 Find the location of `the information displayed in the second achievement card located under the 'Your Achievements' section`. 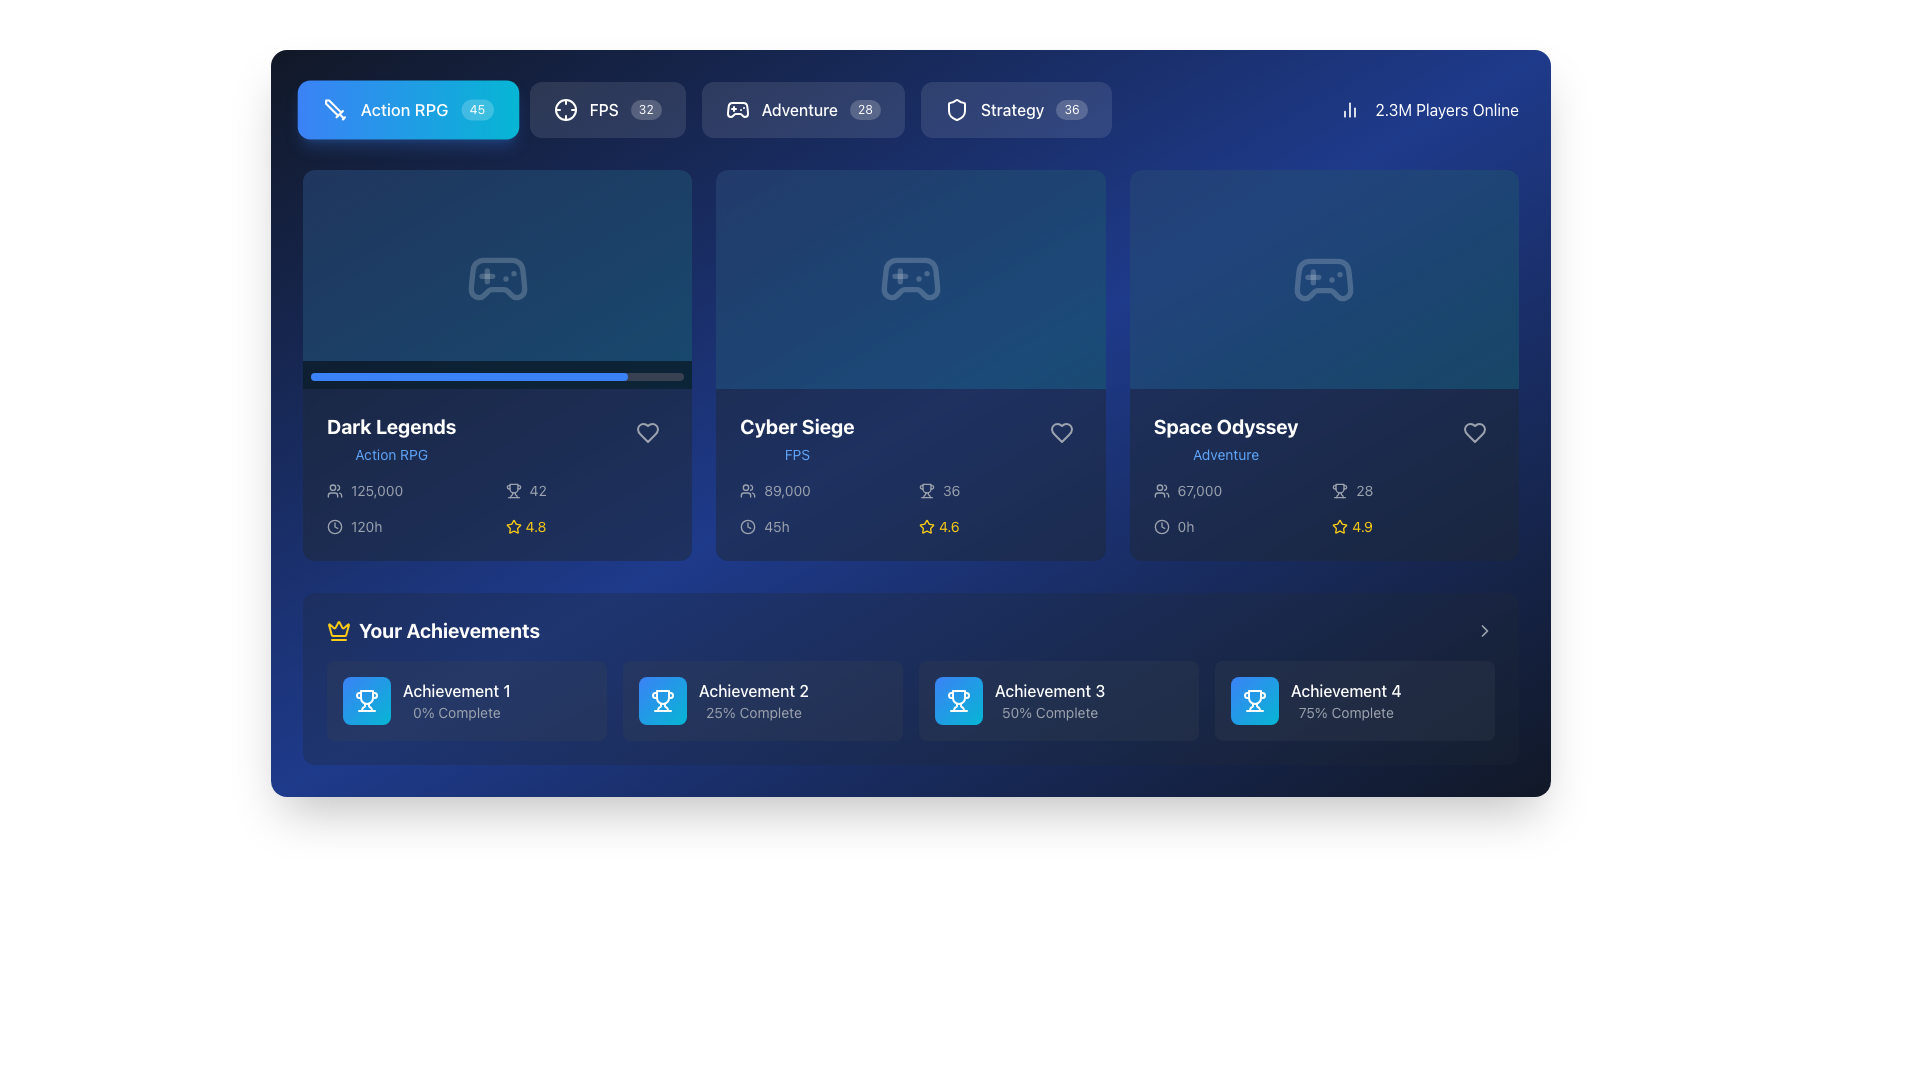

the information displayed in the second achievement card located under the 'Your Achievements' section is located at coordinates (762, 700).